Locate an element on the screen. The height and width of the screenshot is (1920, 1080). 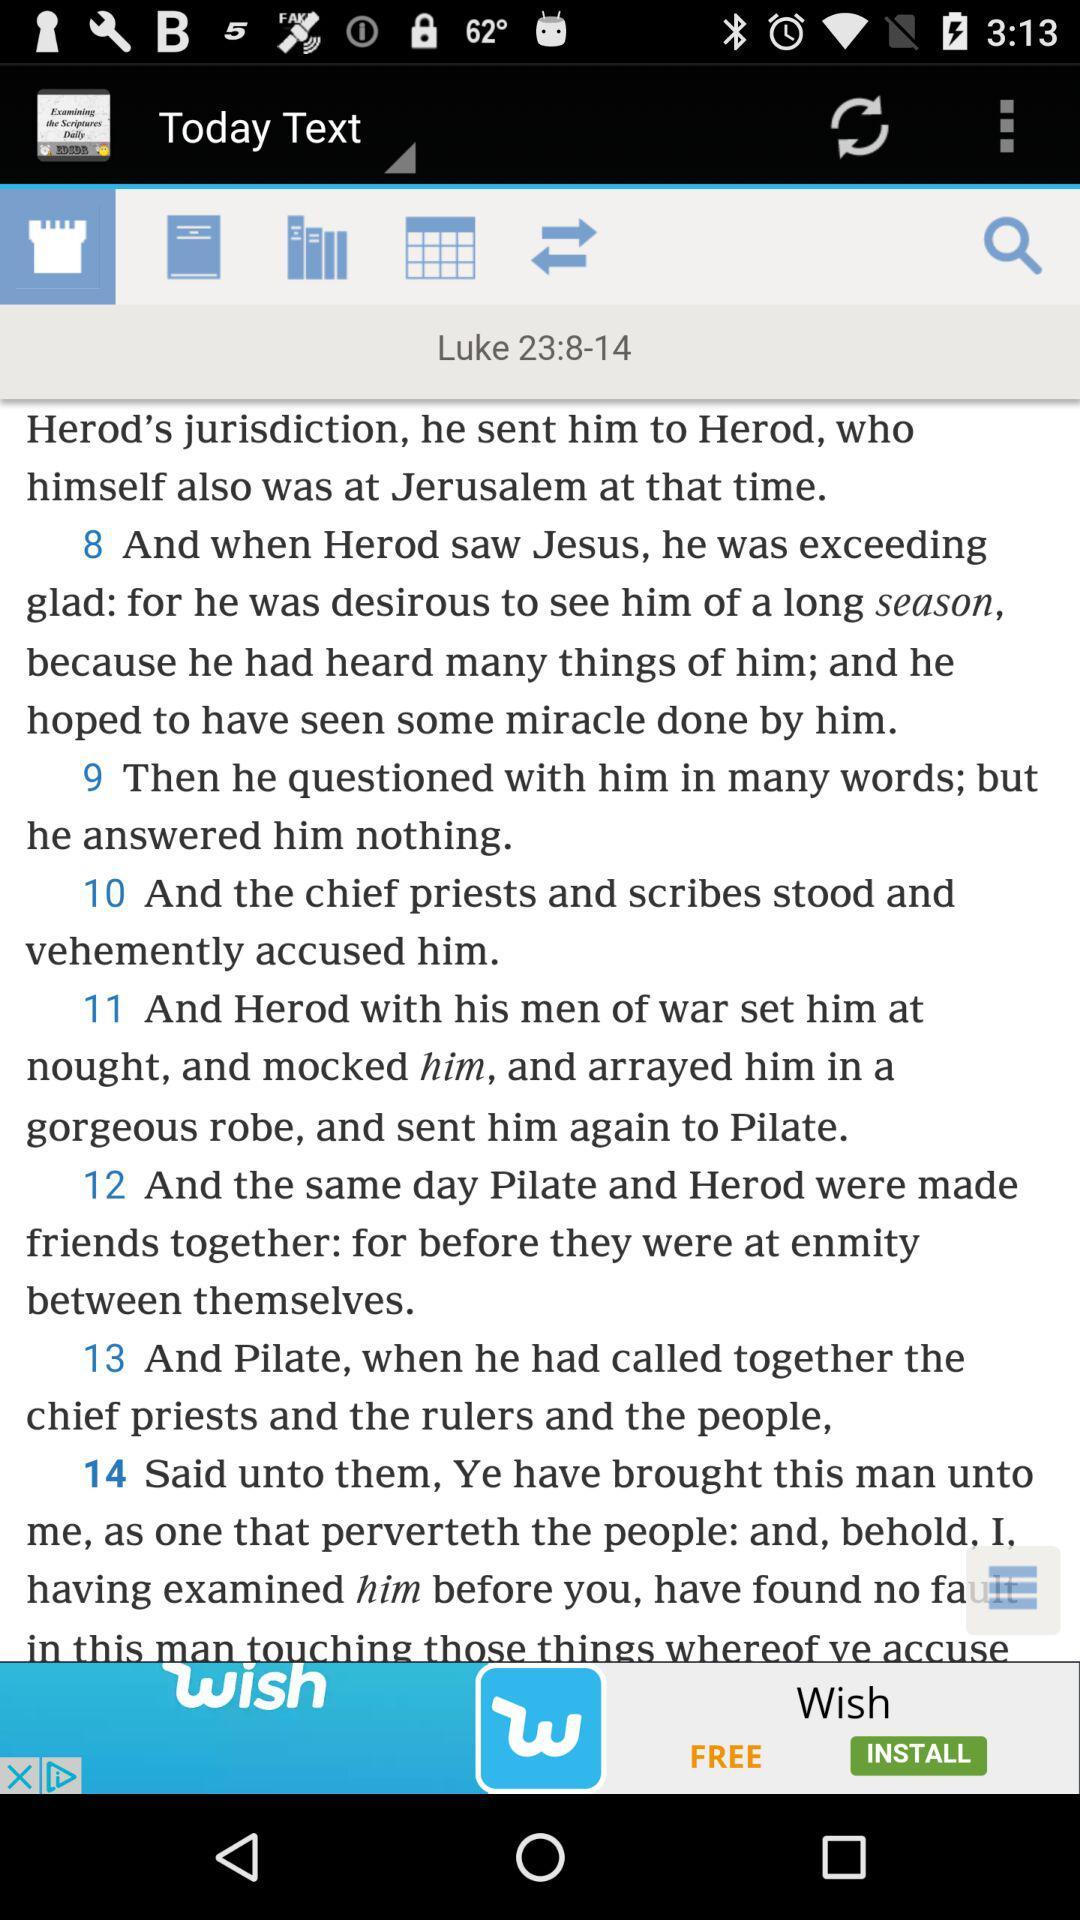
read text is located at coordinates (540, 924).